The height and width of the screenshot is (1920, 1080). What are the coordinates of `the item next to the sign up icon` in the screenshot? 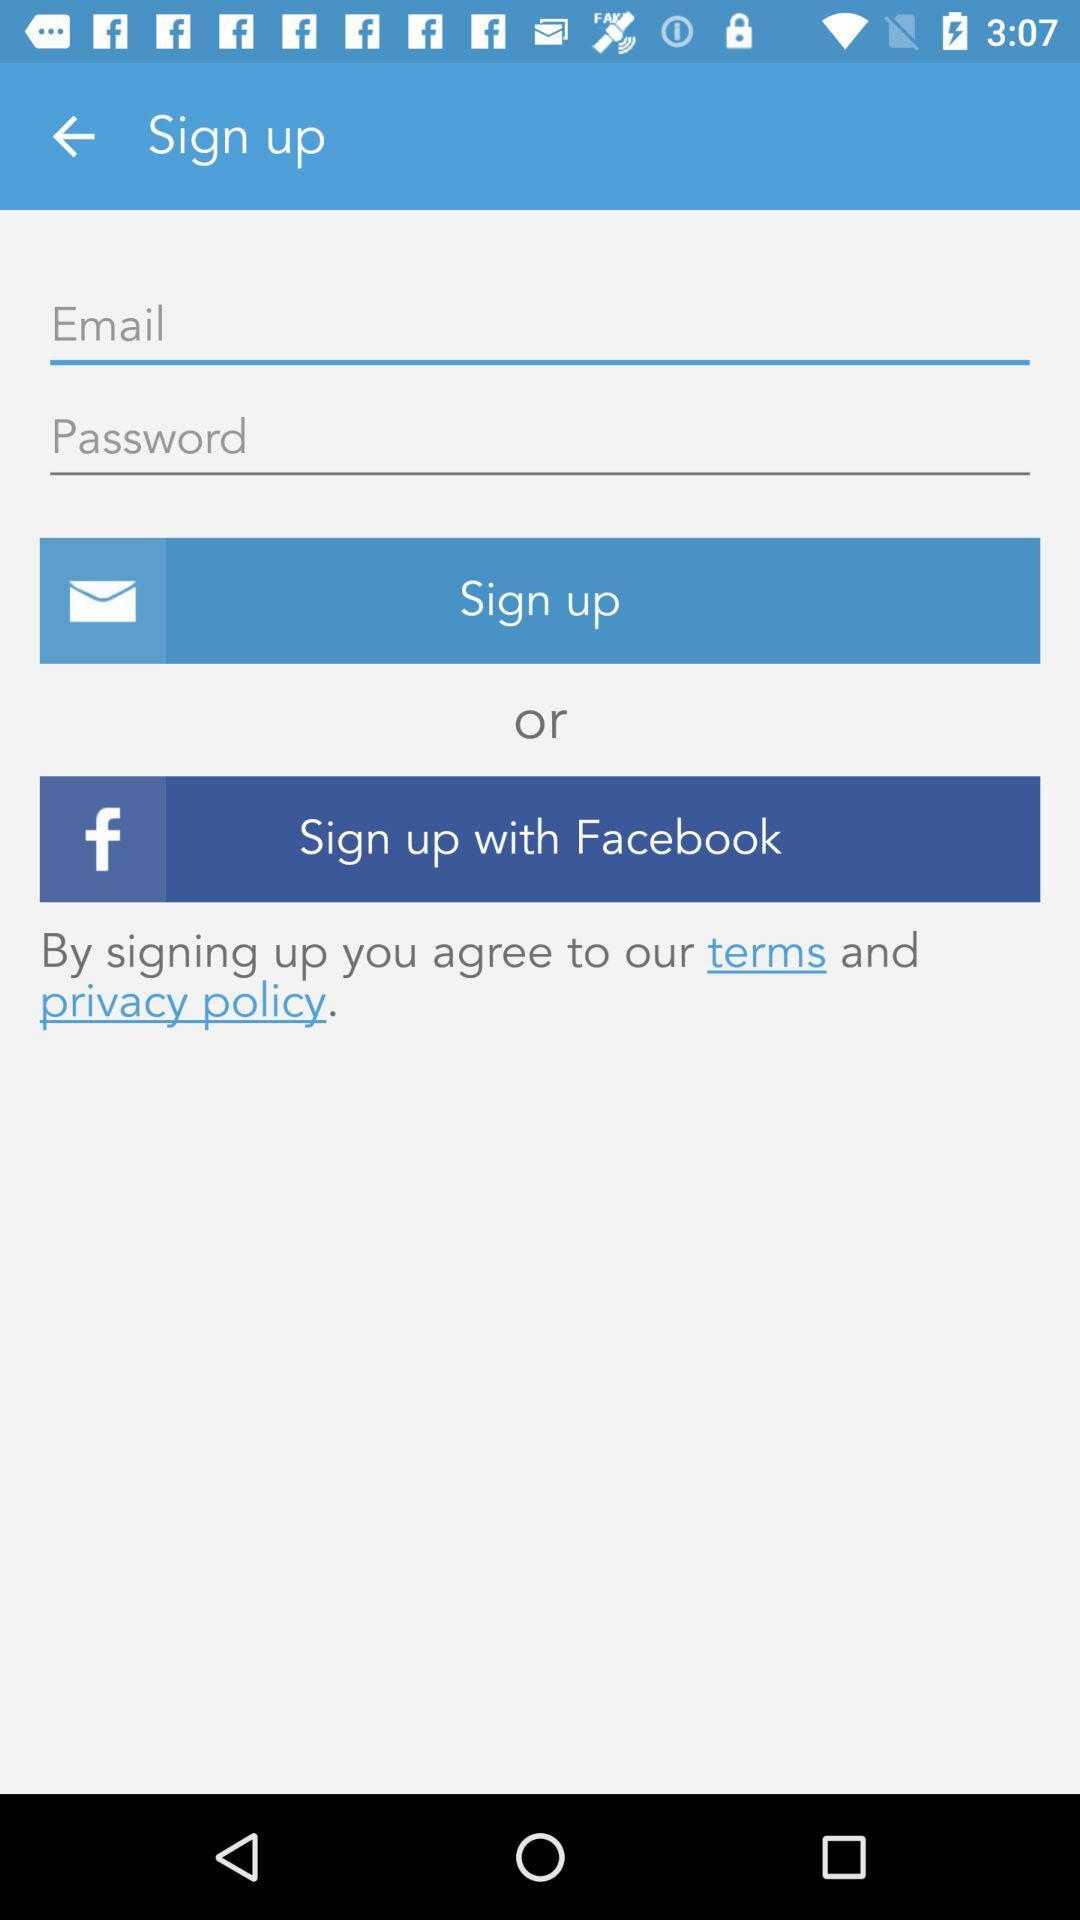 It's located at (72, 135).